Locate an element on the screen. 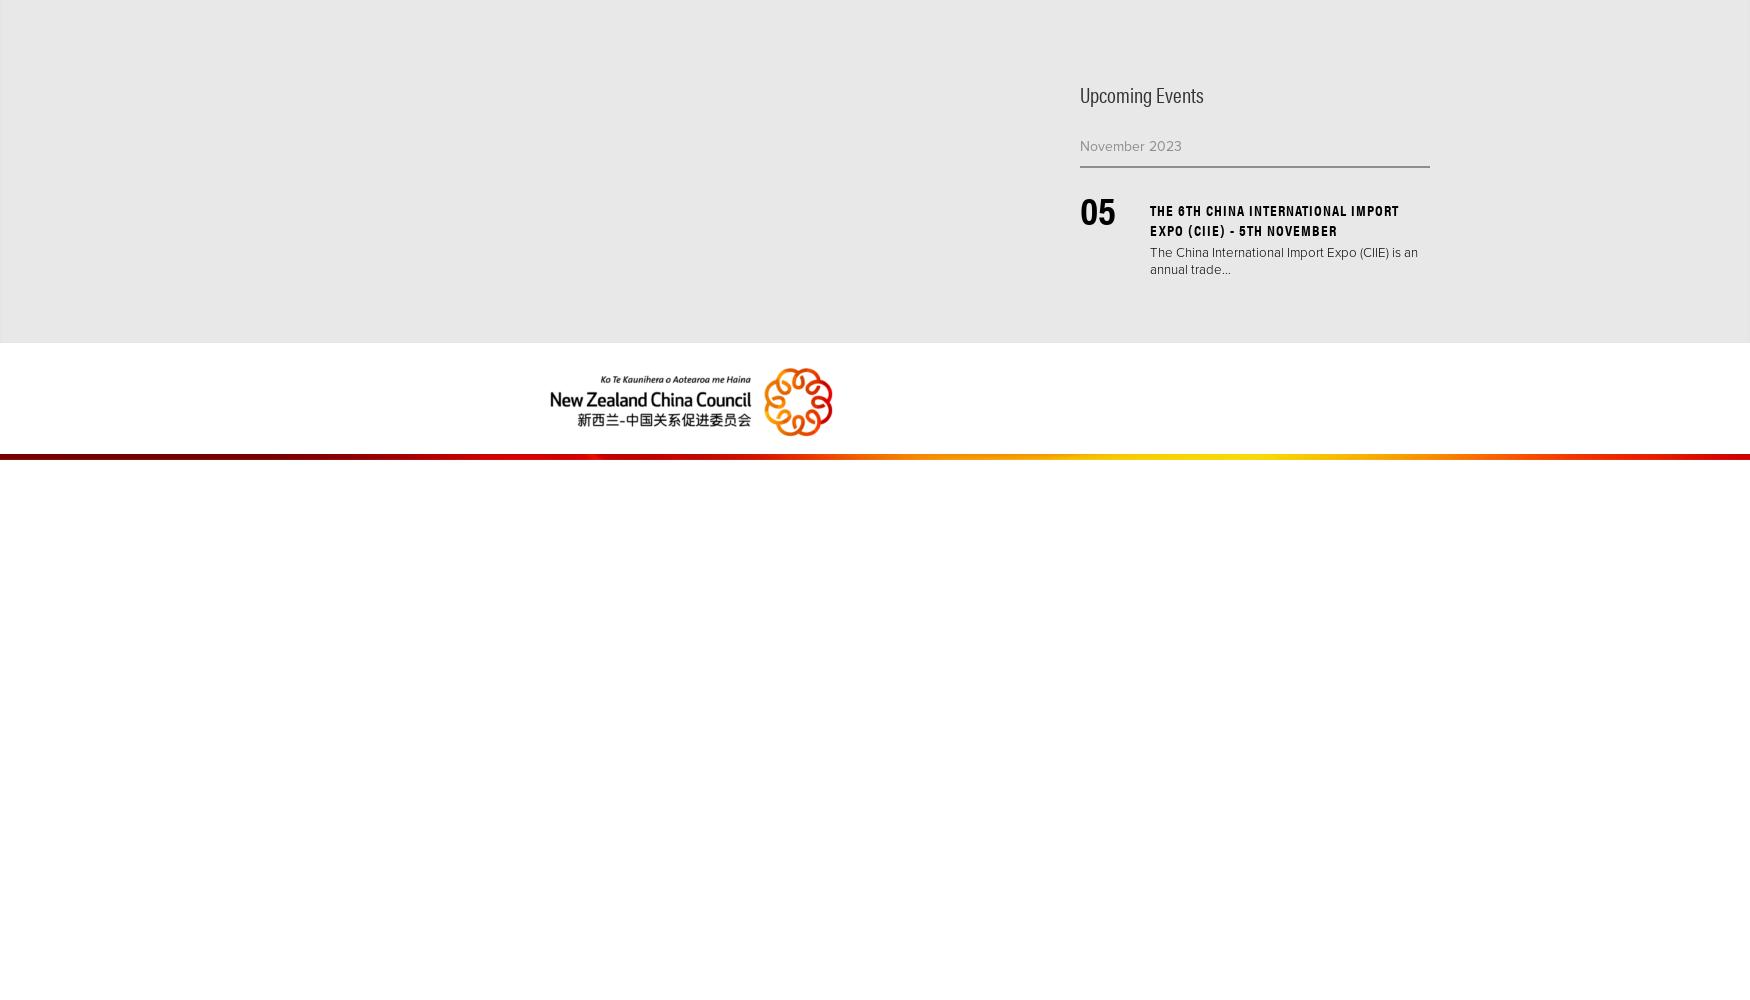 The height and width of the screenshot is (1000, 1750). 'The 6th China International Import Expo (CIIE) - 5th November' is located at coordinates (1273, 218).